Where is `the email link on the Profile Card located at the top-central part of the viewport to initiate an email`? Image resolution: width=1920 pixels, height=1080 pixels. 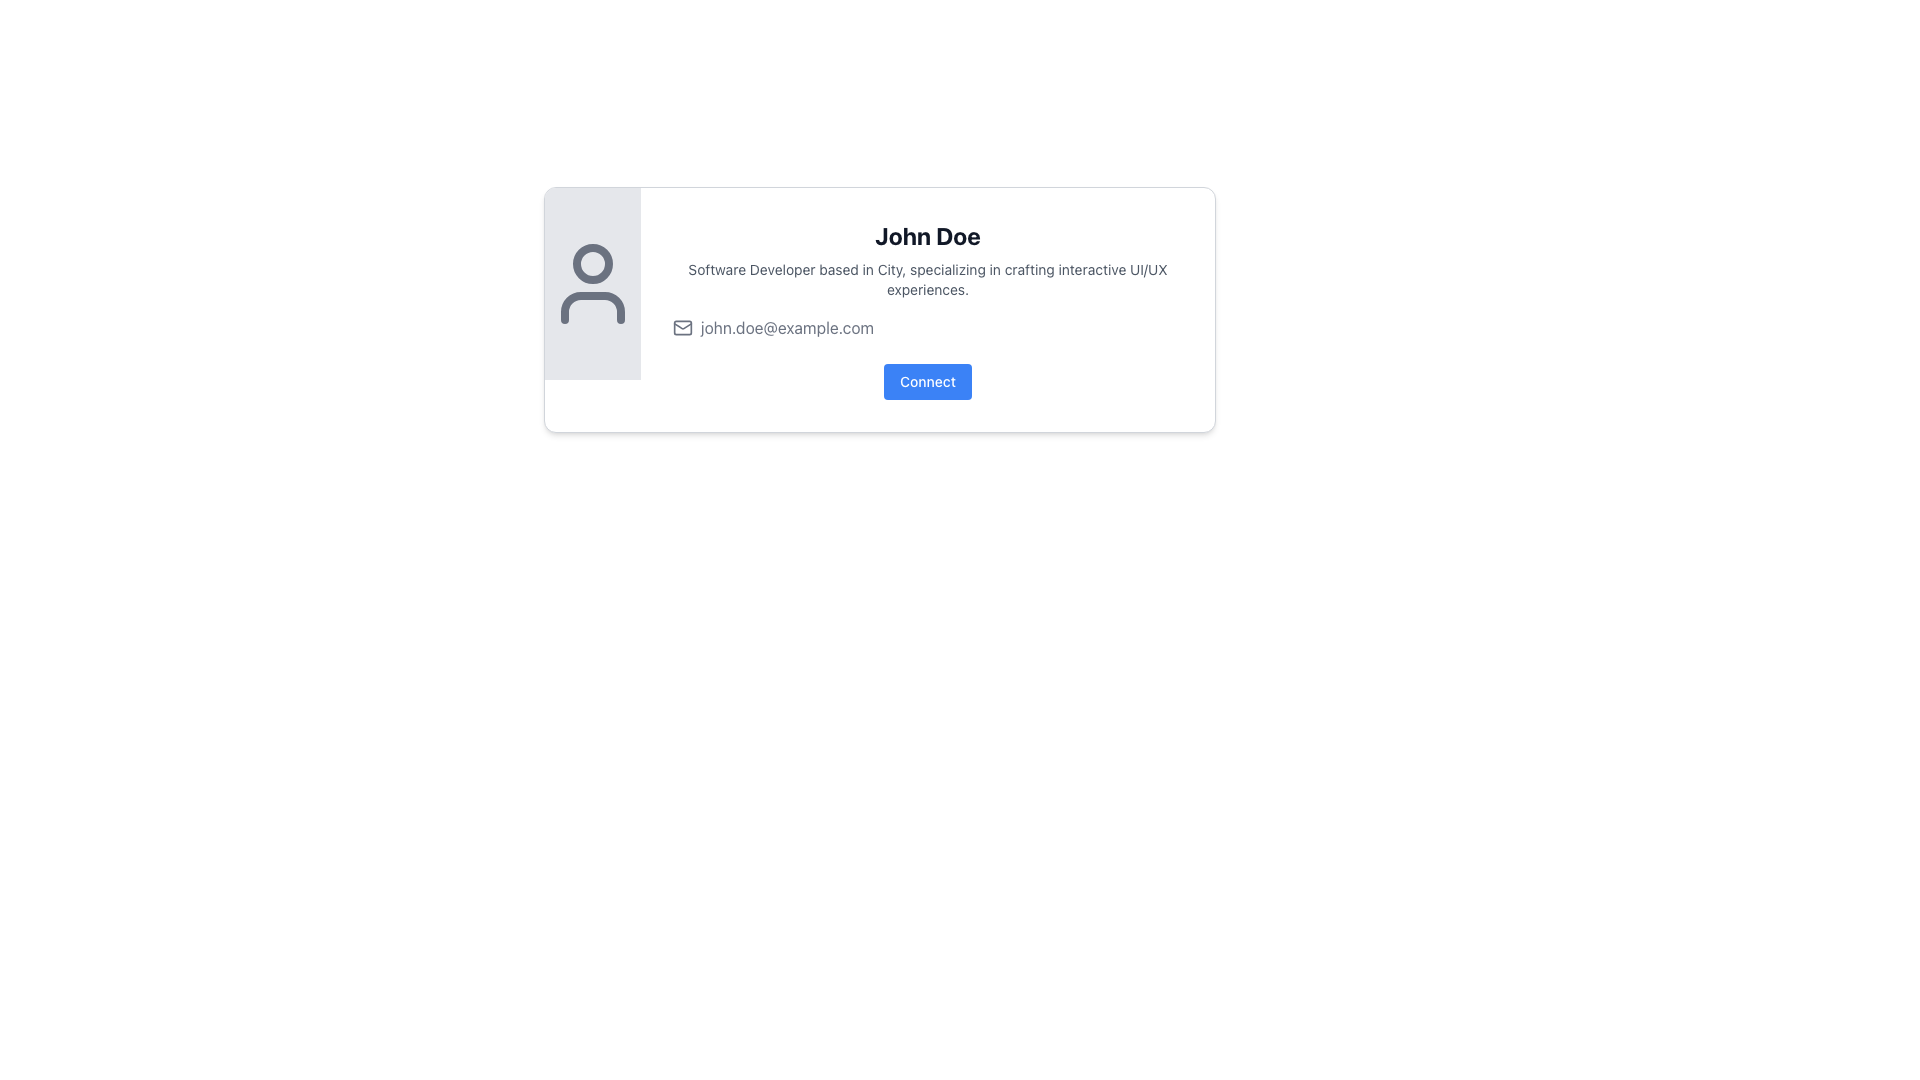
the email link on the Profile Card located at the top-central part of the viewport to initiate an email is located at coordinates (879, 309).